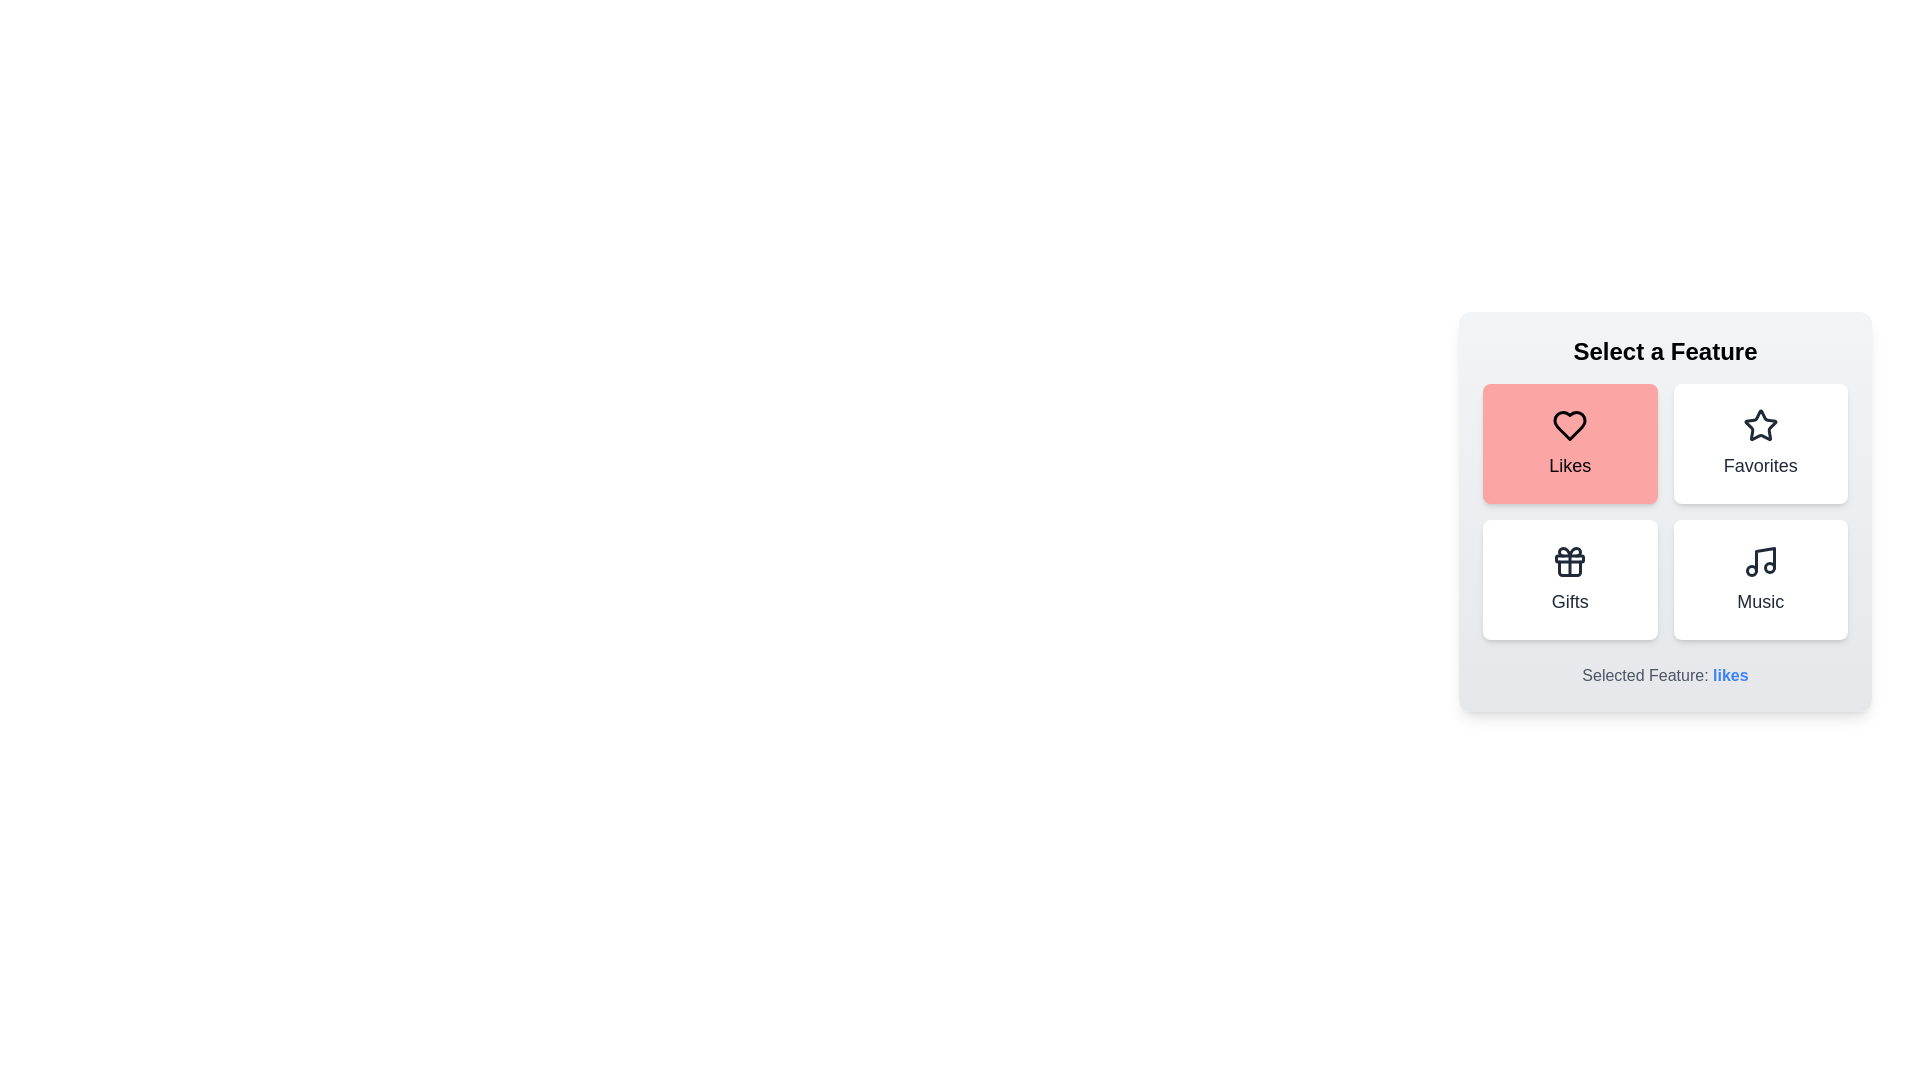 The image size is (1920, 1080). I want to click on the feature button corresponding to Likes, so click(1569, 442).